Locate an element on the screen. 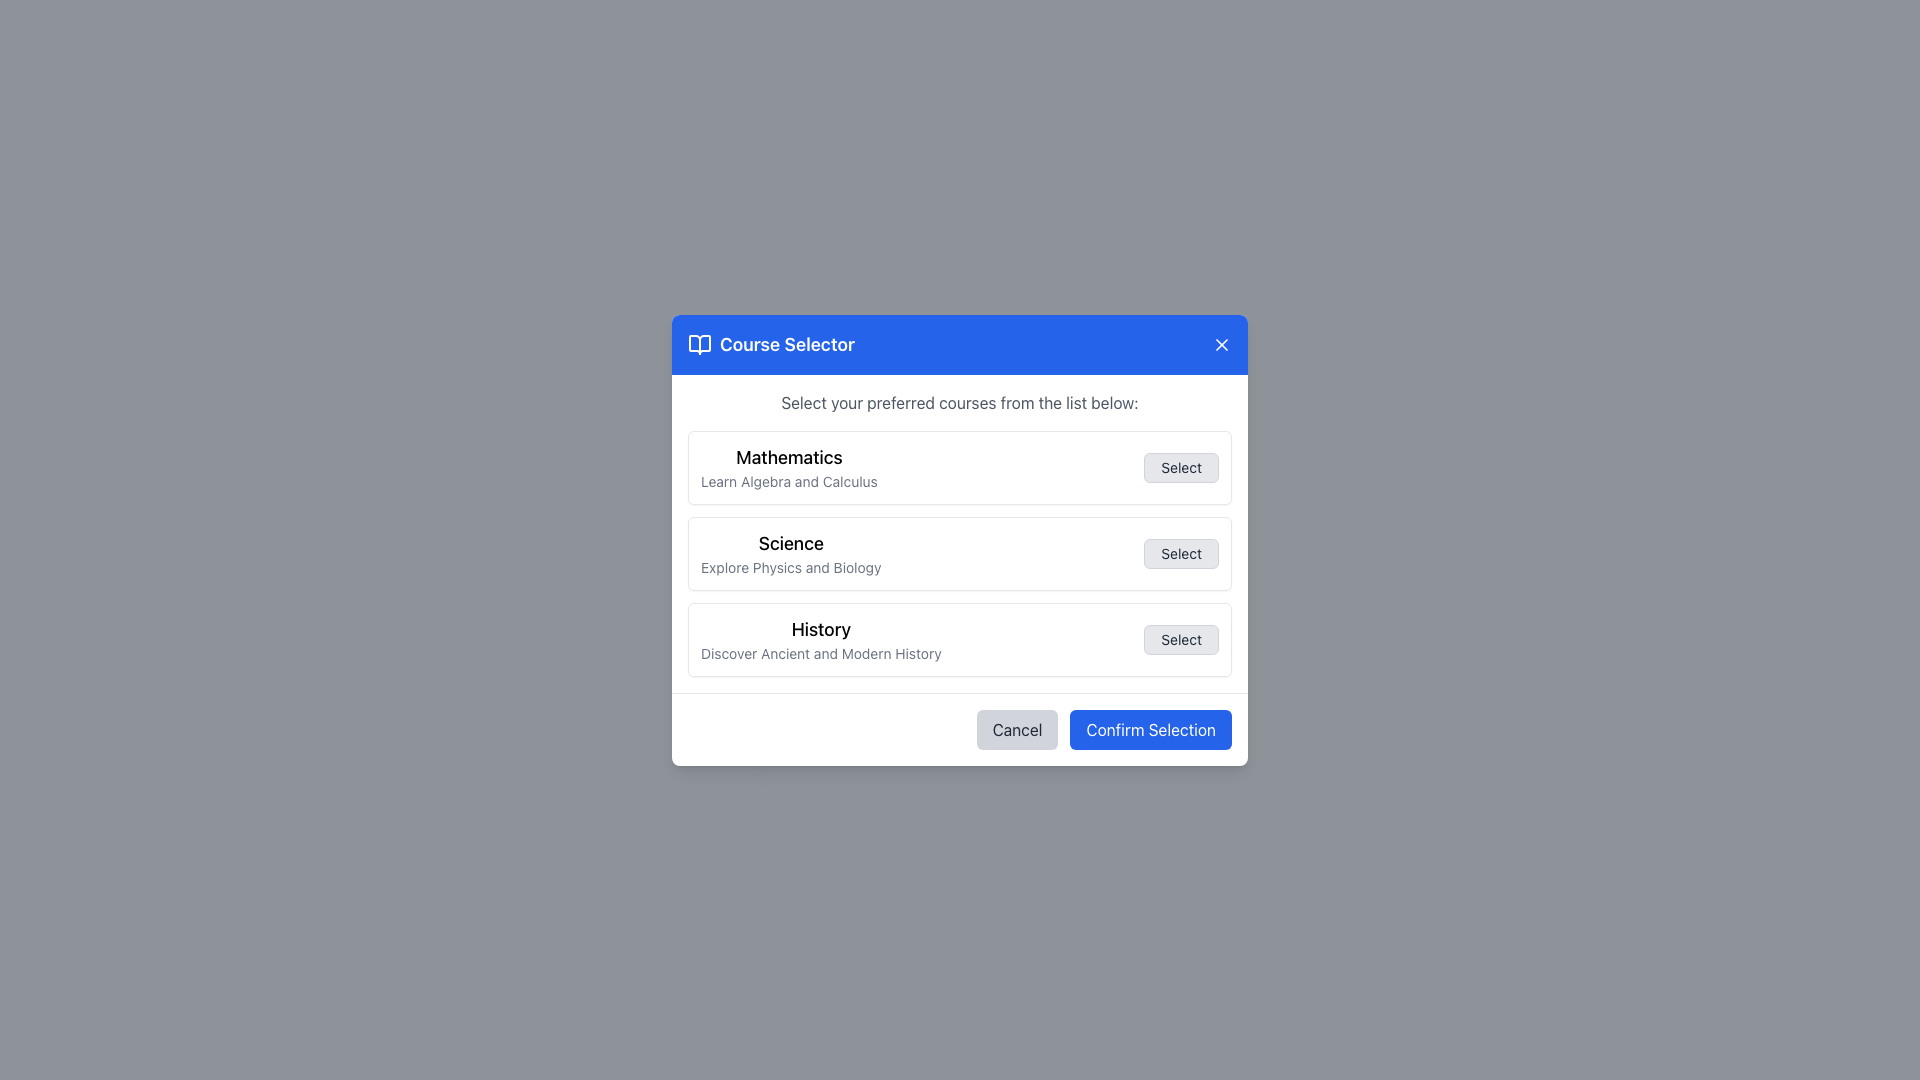 The image size is (1920, 1080). the 'Select' button, which is a compact rectangular button with a light gray background and bold black text, positioned to the right of 'Mathematics' and 'Learn Algebra and Calculus' in a modal dialog box is located at coordinates (1181, 467).